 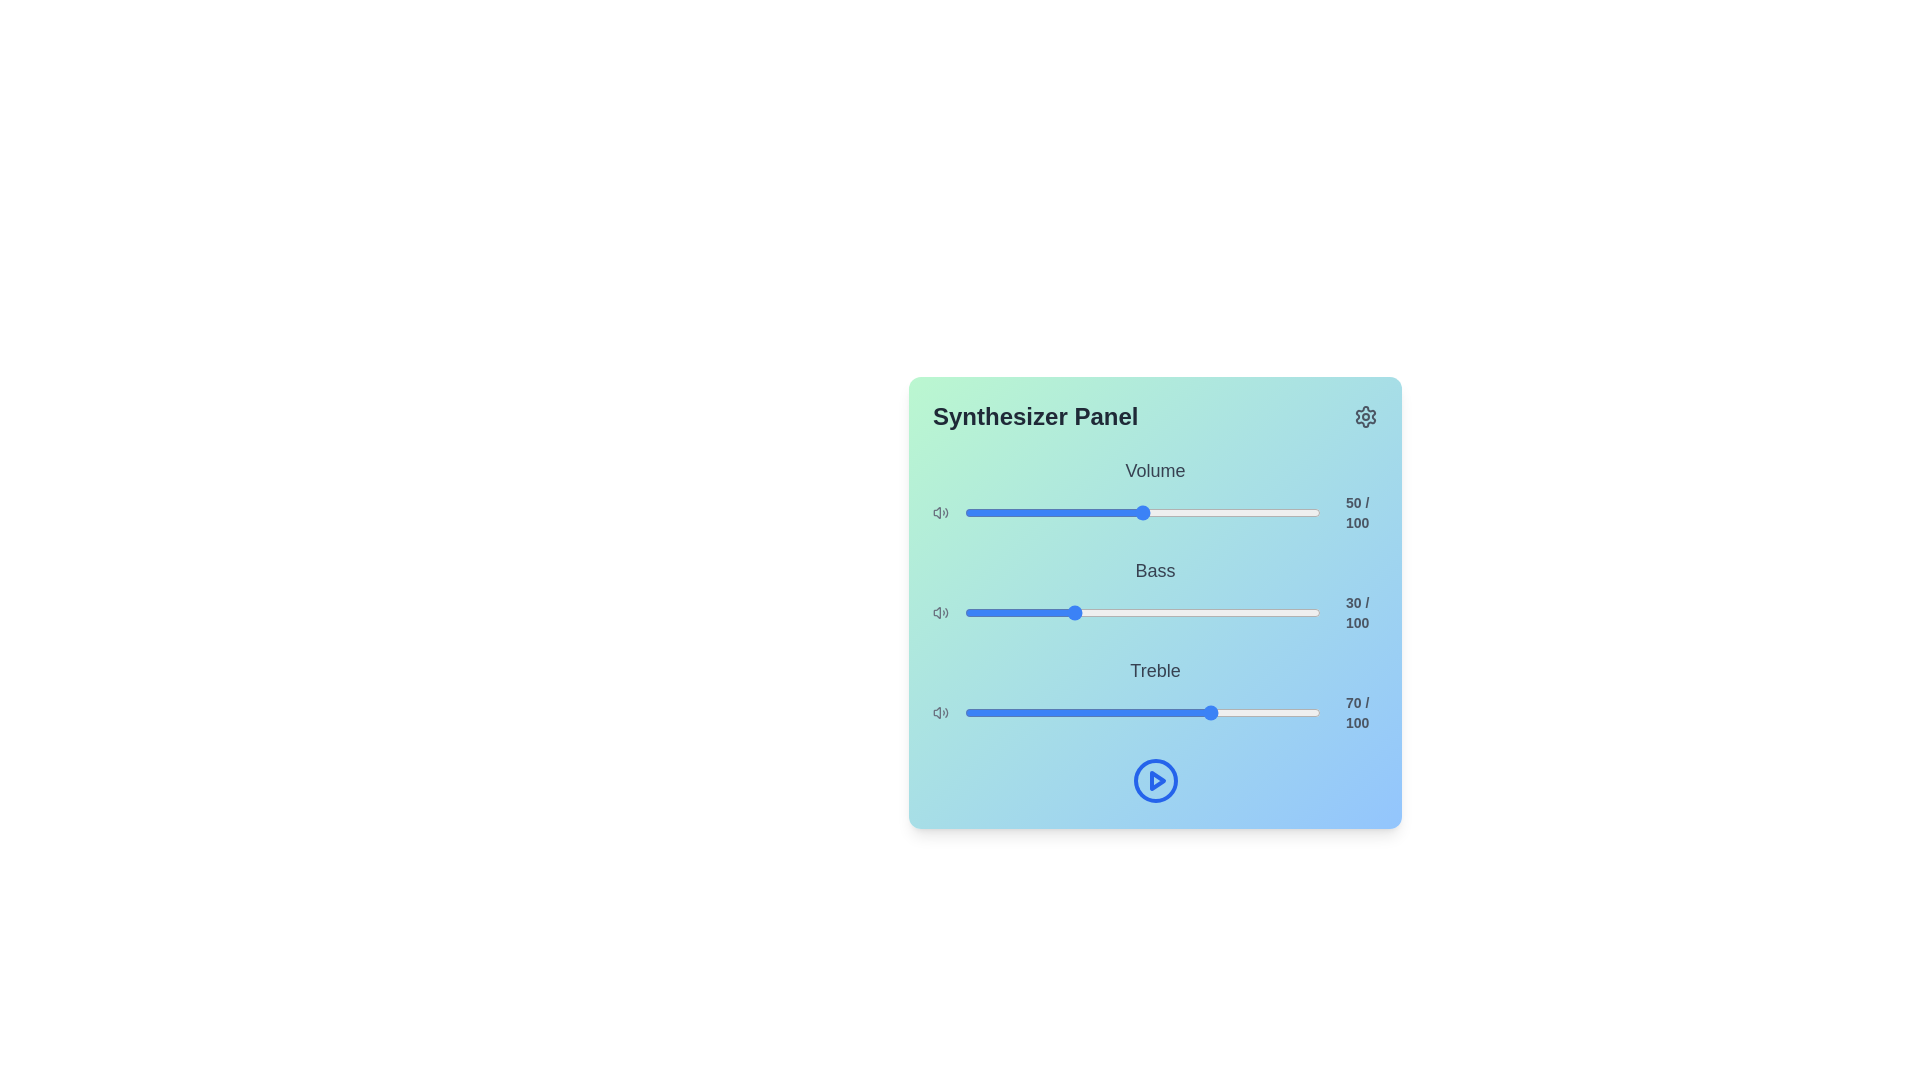 What do you see at coordinates (1146, 512) in the screenshot?
I see `the volume slider to set the sound level to 51%` at bounding box center [1146, 512].